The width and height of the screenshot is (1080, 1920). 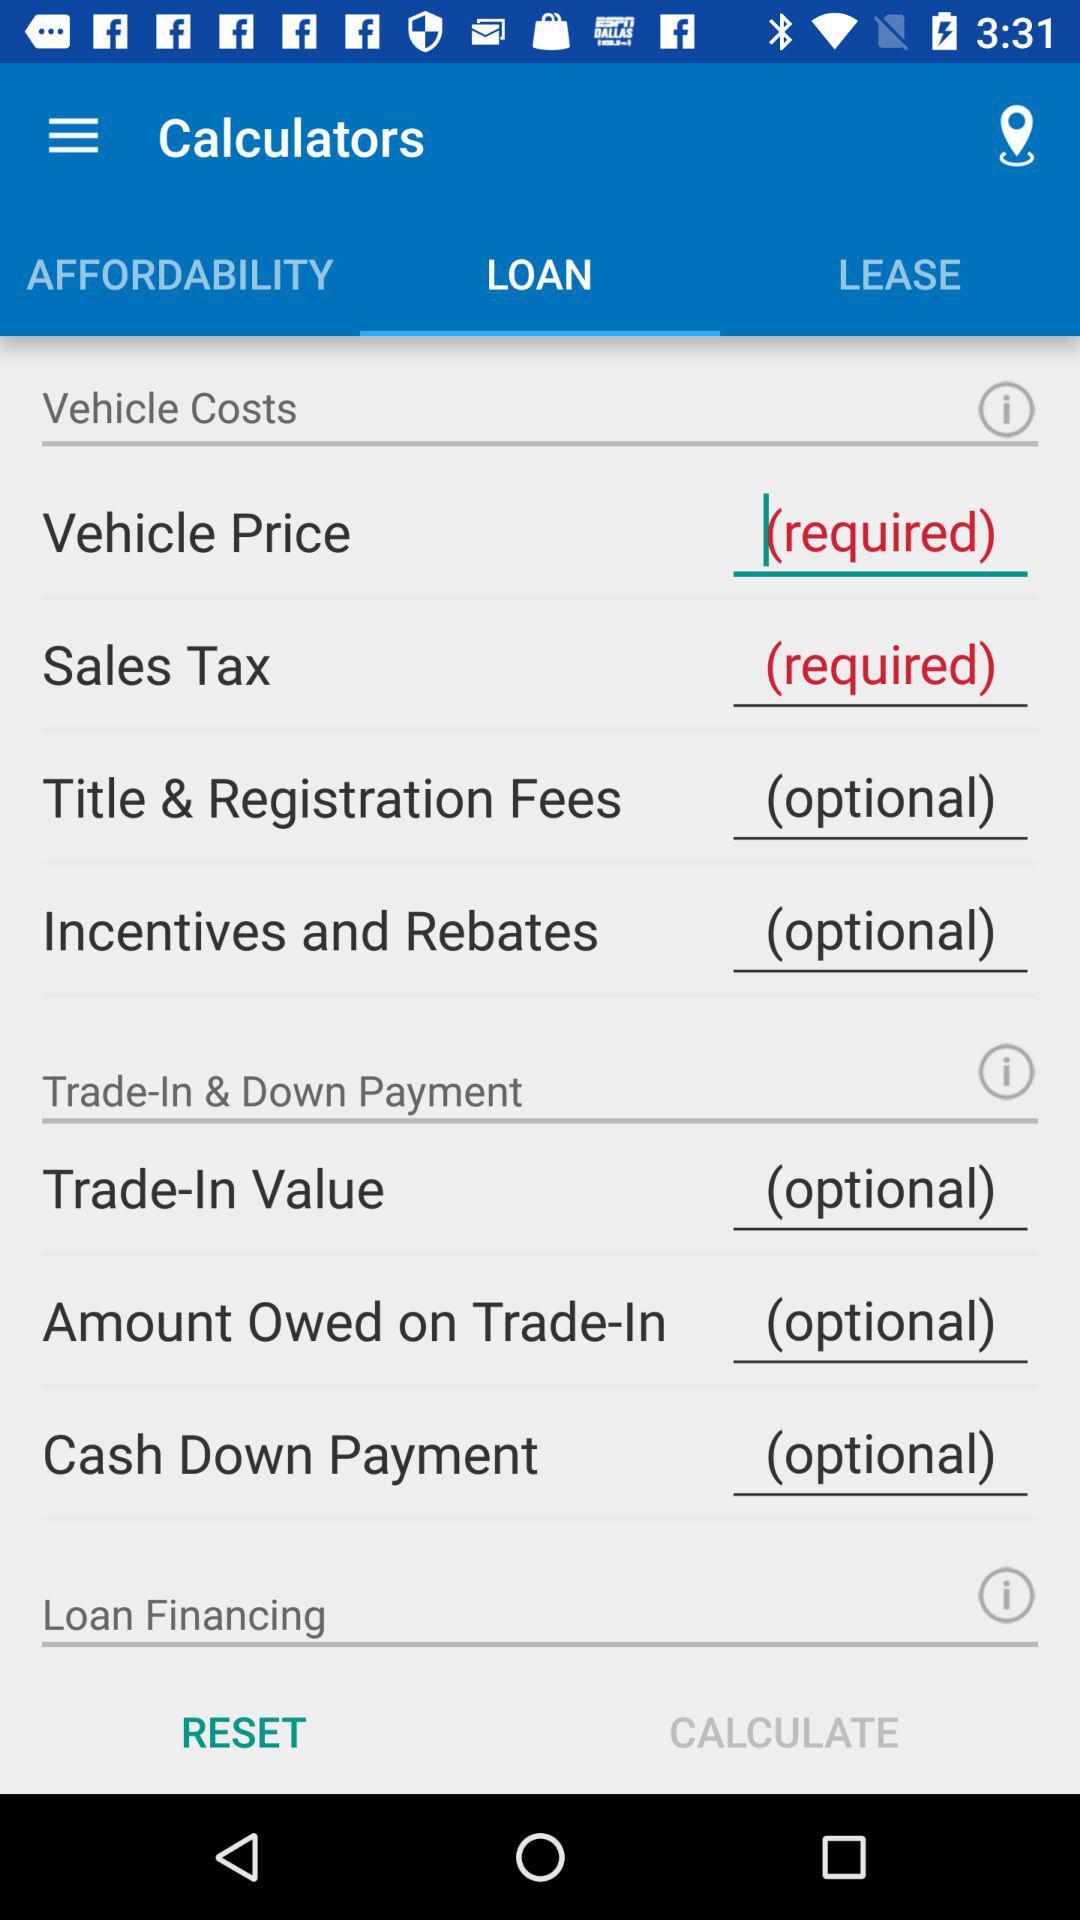 I want to click on the icon next to reset, so click(x=782, y=1730).